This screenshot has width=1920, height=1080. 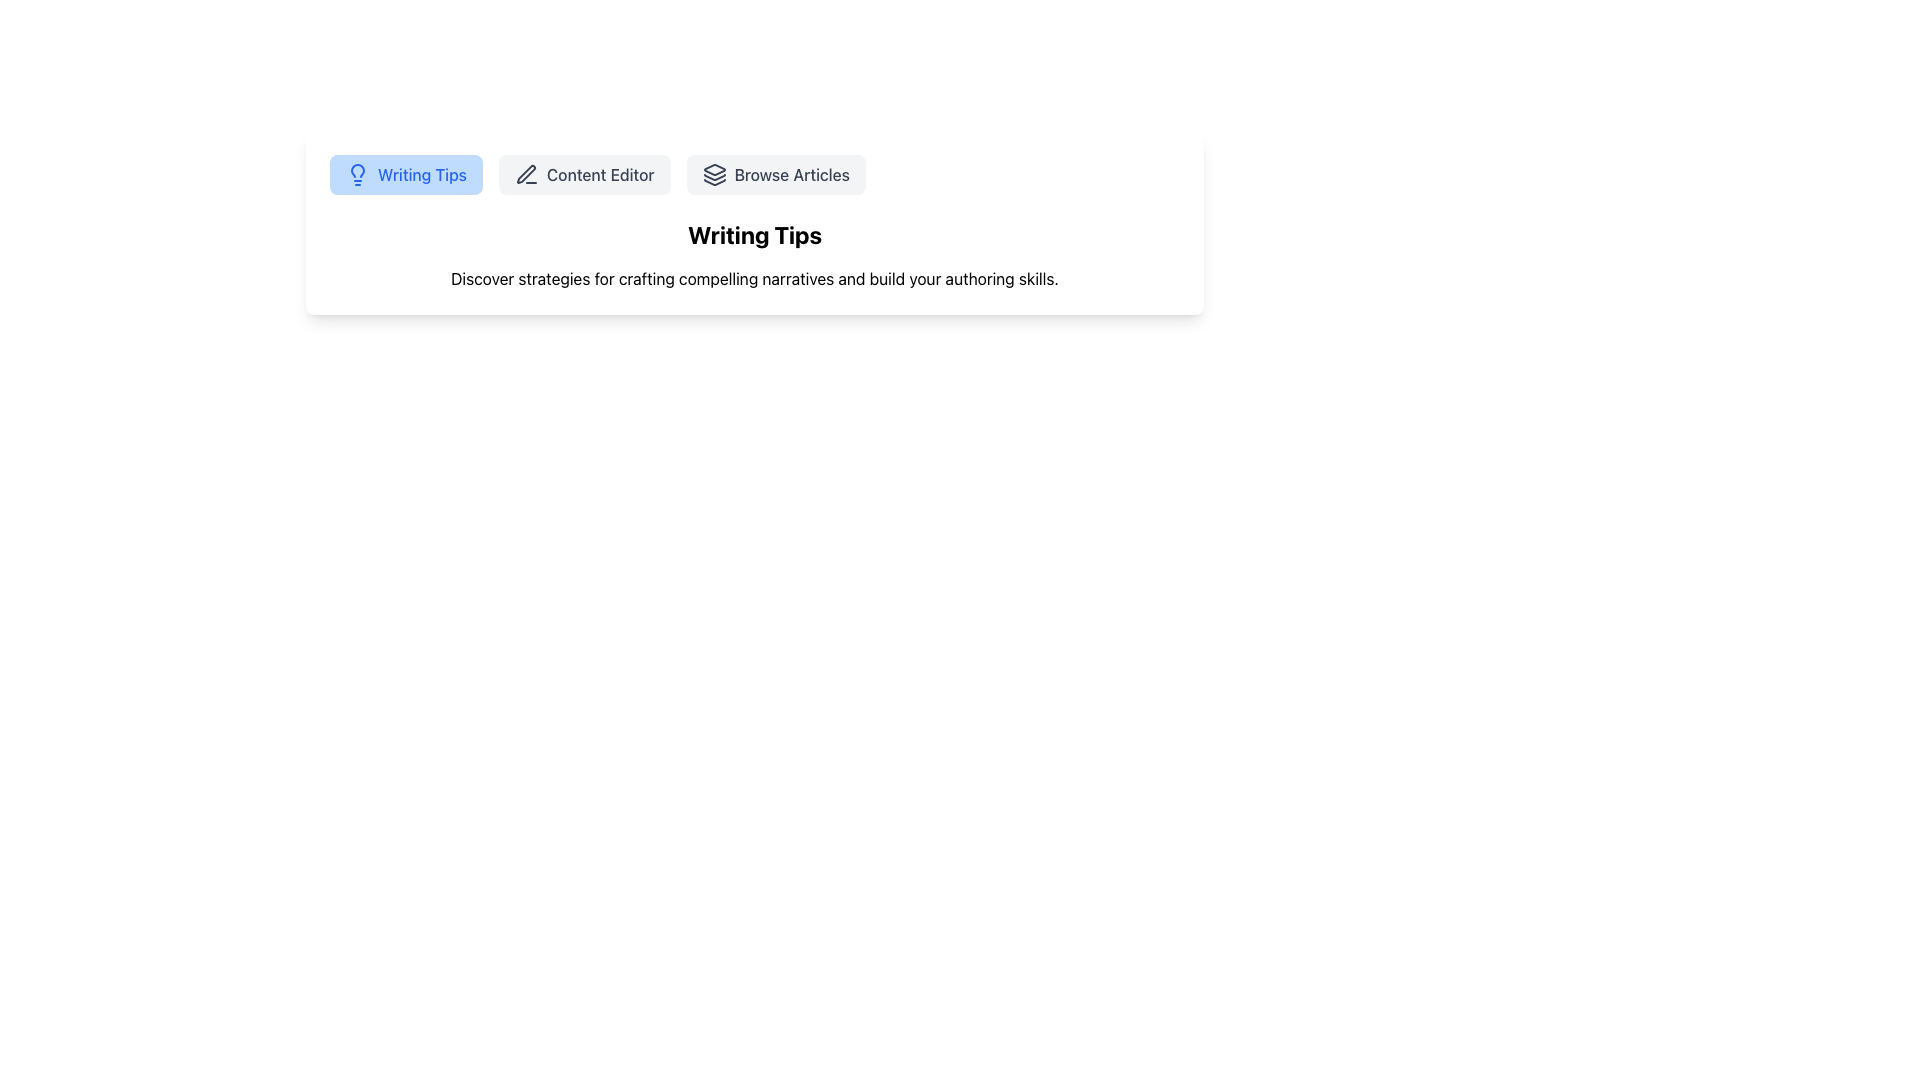 I want to click on the third button labeled 'Browse Articles' located under the 'Writing Tips' section, so click(x=775, y=173).